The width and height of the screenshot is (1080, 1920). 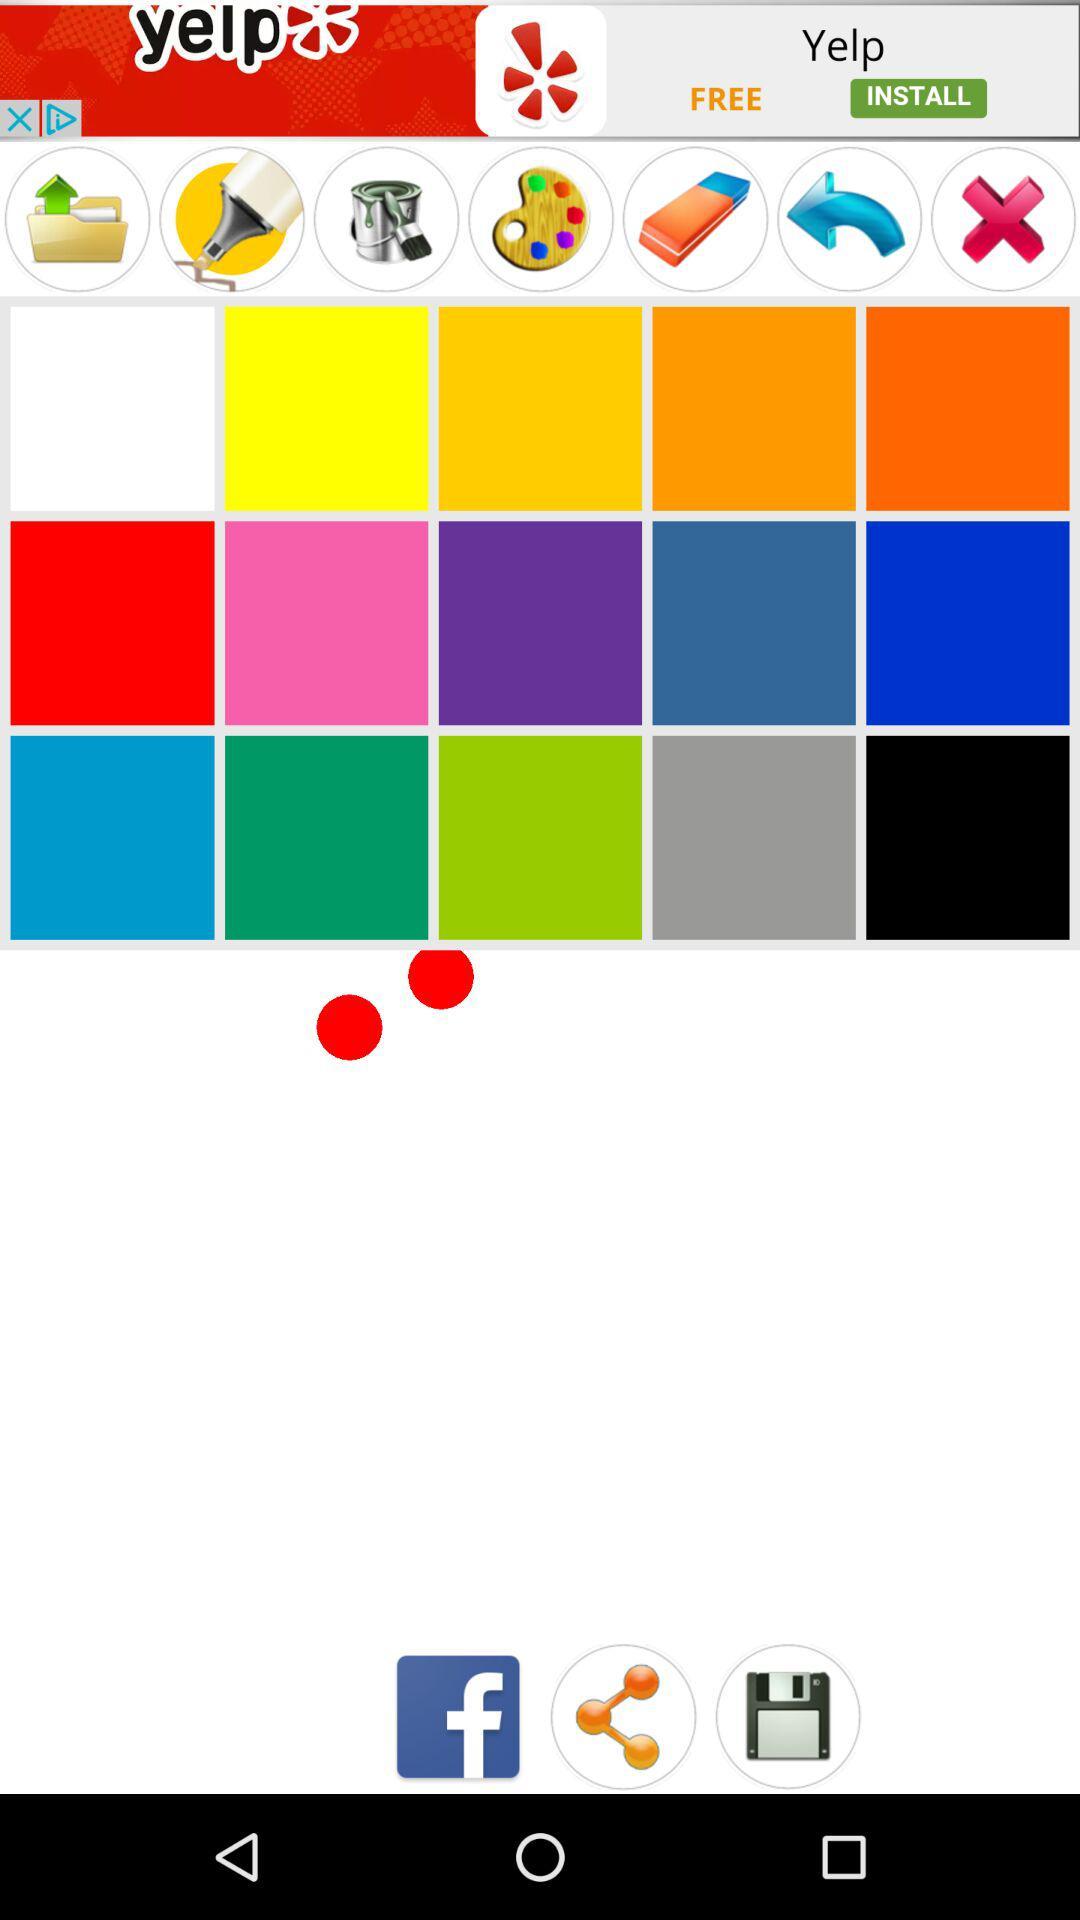 I want to click on color black, so click(x=966, y=837).